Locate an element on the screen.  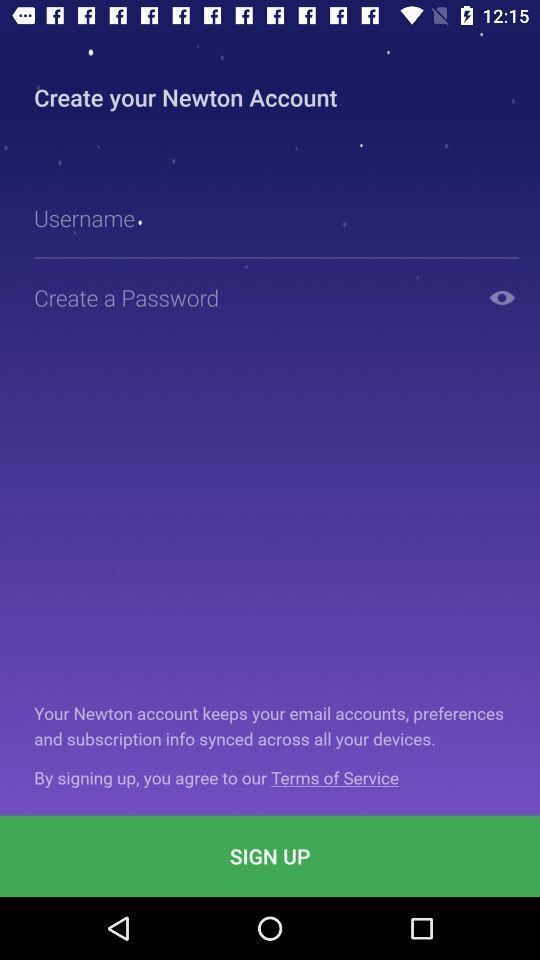
write password is located at coordinates (252, 296).